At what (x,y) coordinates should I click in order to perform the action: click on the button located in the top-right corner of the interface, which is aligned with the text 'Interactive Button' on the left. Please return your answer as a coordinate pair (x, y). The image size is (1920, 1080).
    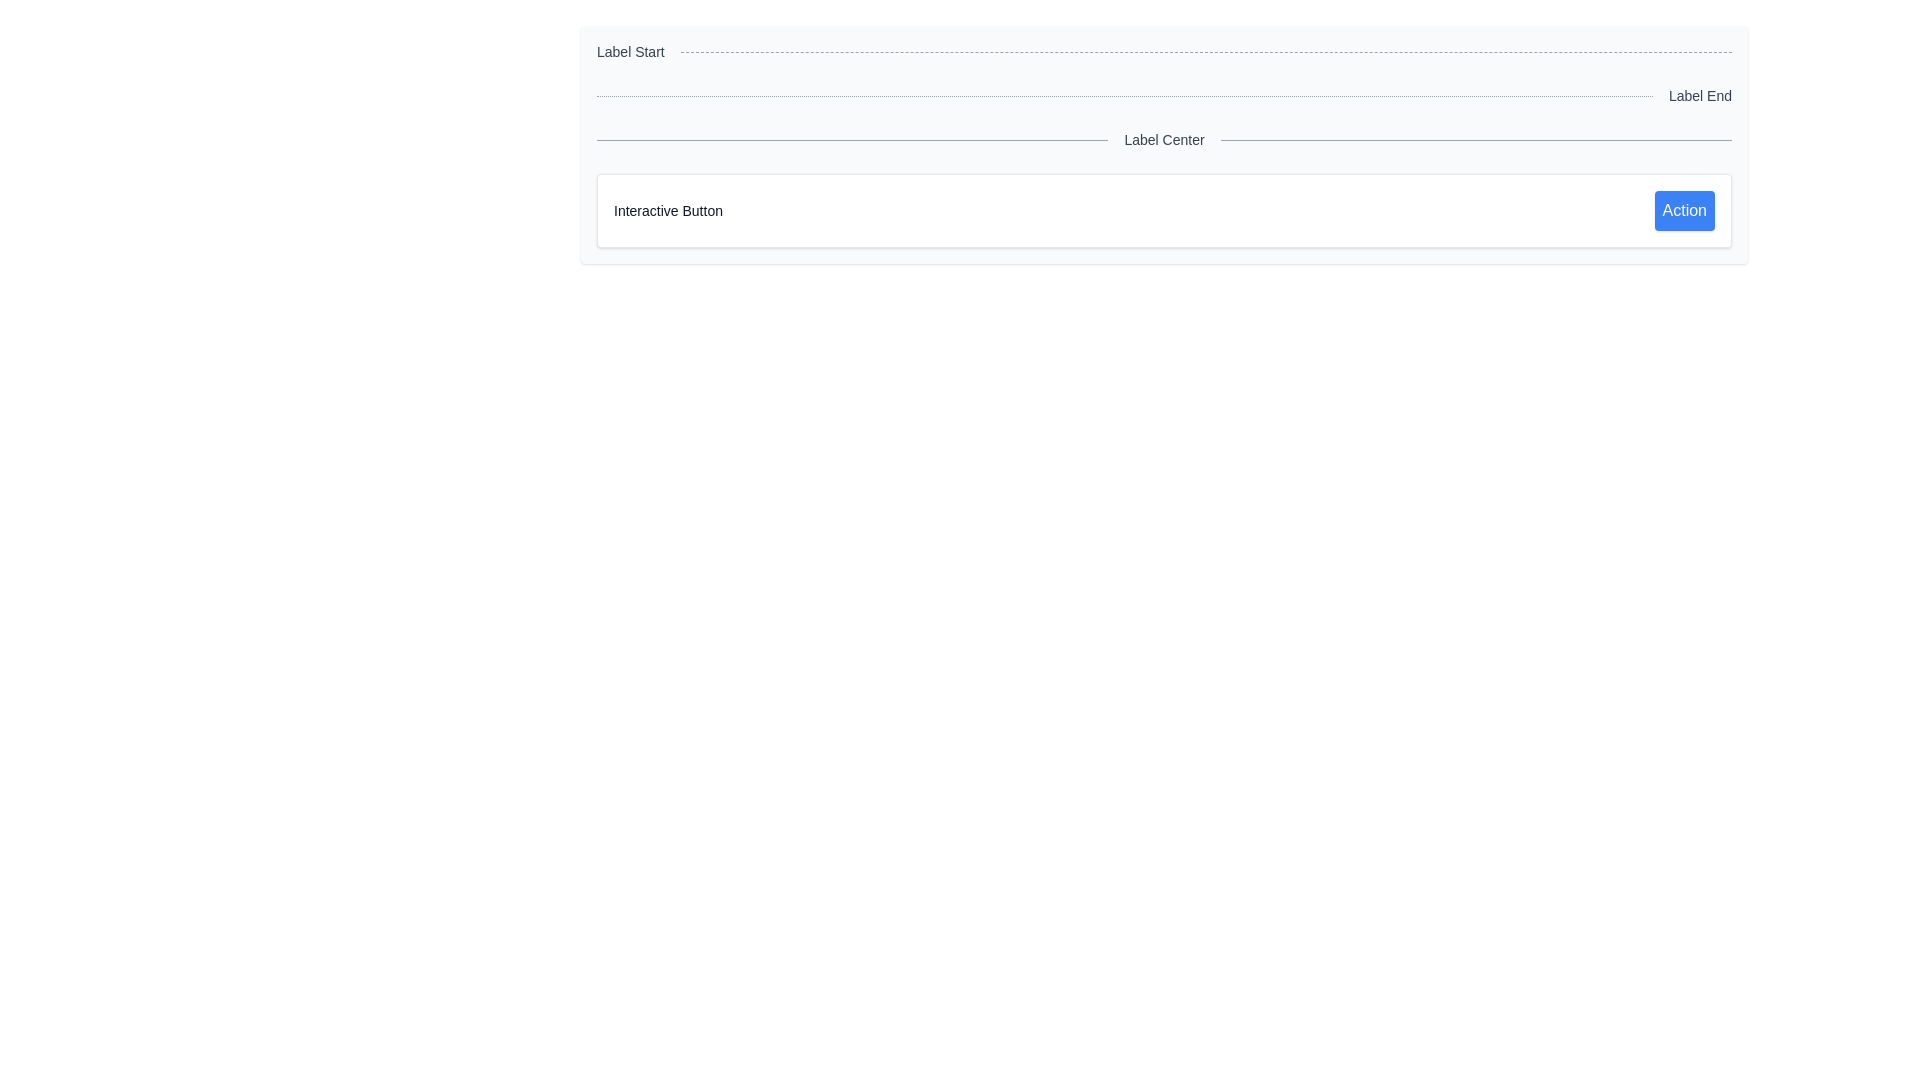
    Looking at the image, I should click on (1683, 211).